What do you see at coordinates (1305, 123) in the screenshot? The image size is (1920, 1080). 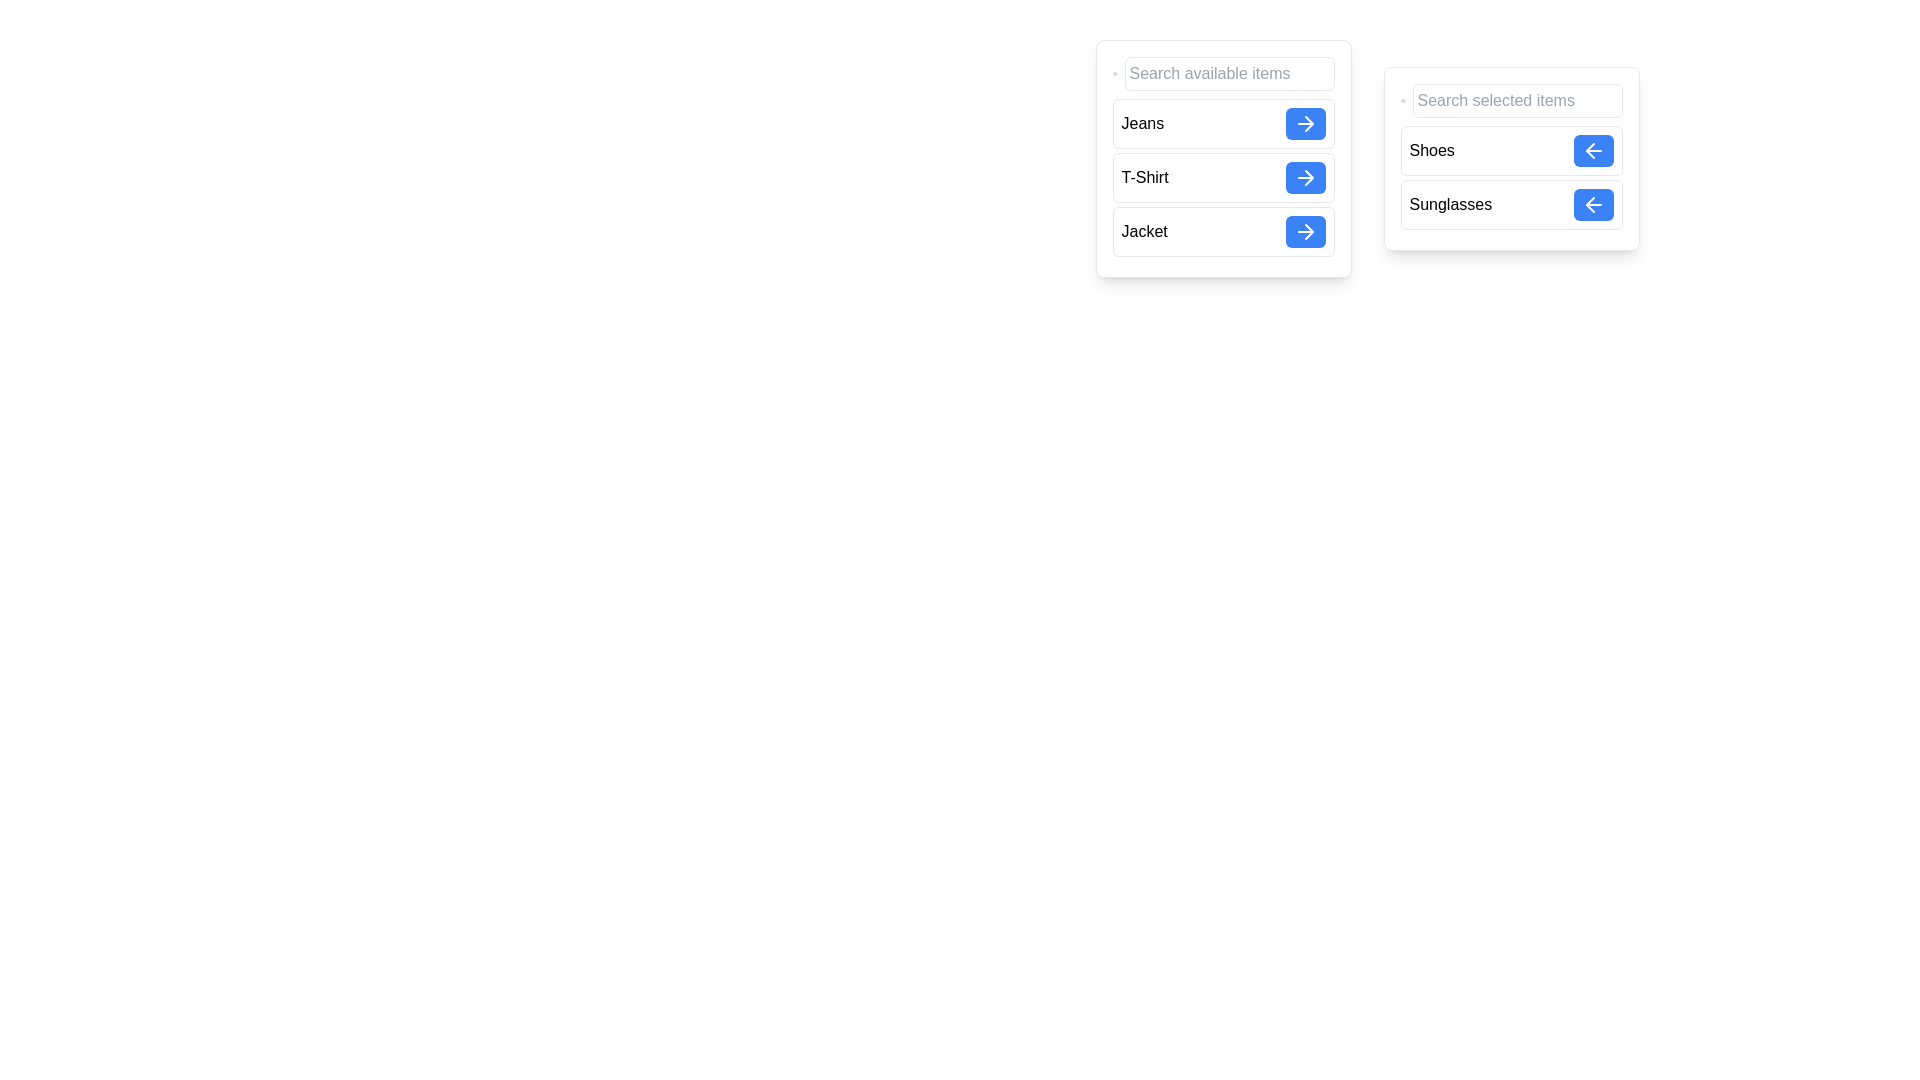 I see `the button labeled 'Jeans' to move it from 'available items' to 'selected items'` at bounding box center [1305, 123].